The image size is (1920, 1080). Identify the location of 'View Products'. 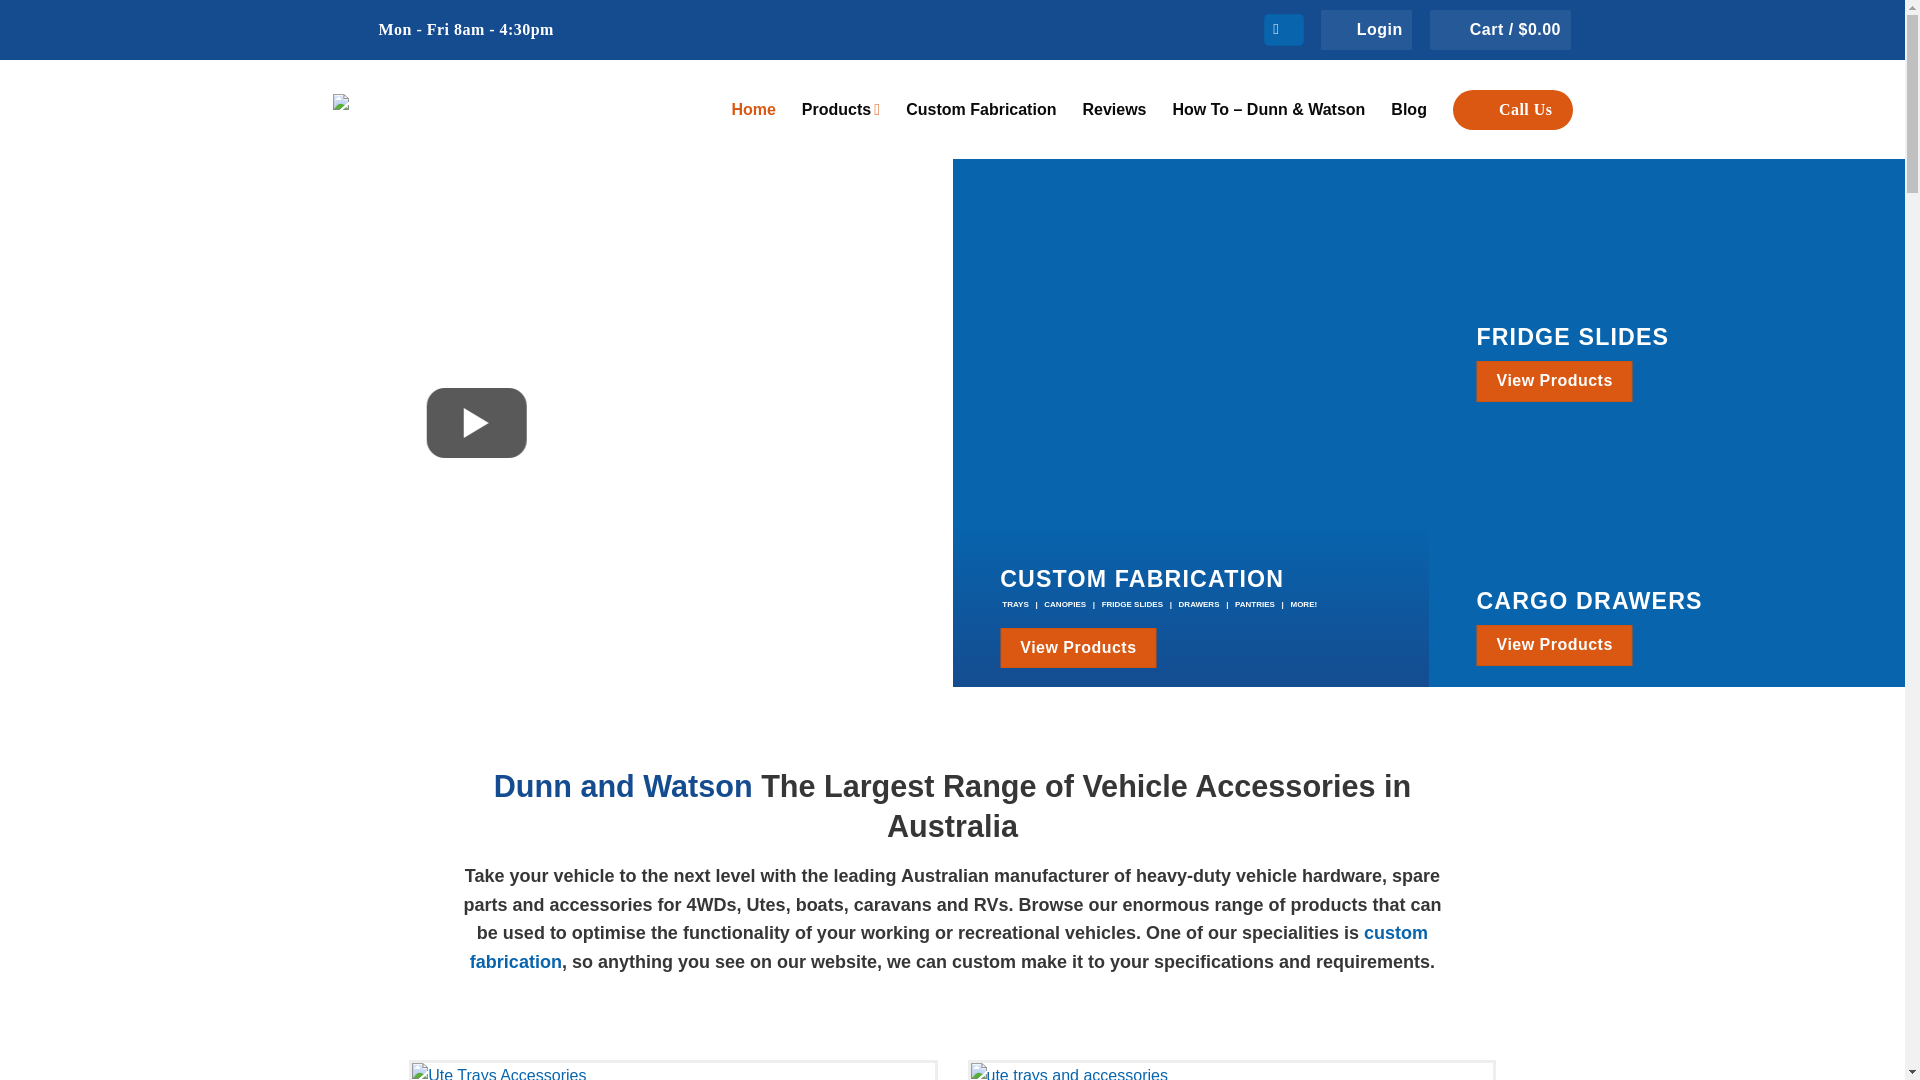
(1476, 644).